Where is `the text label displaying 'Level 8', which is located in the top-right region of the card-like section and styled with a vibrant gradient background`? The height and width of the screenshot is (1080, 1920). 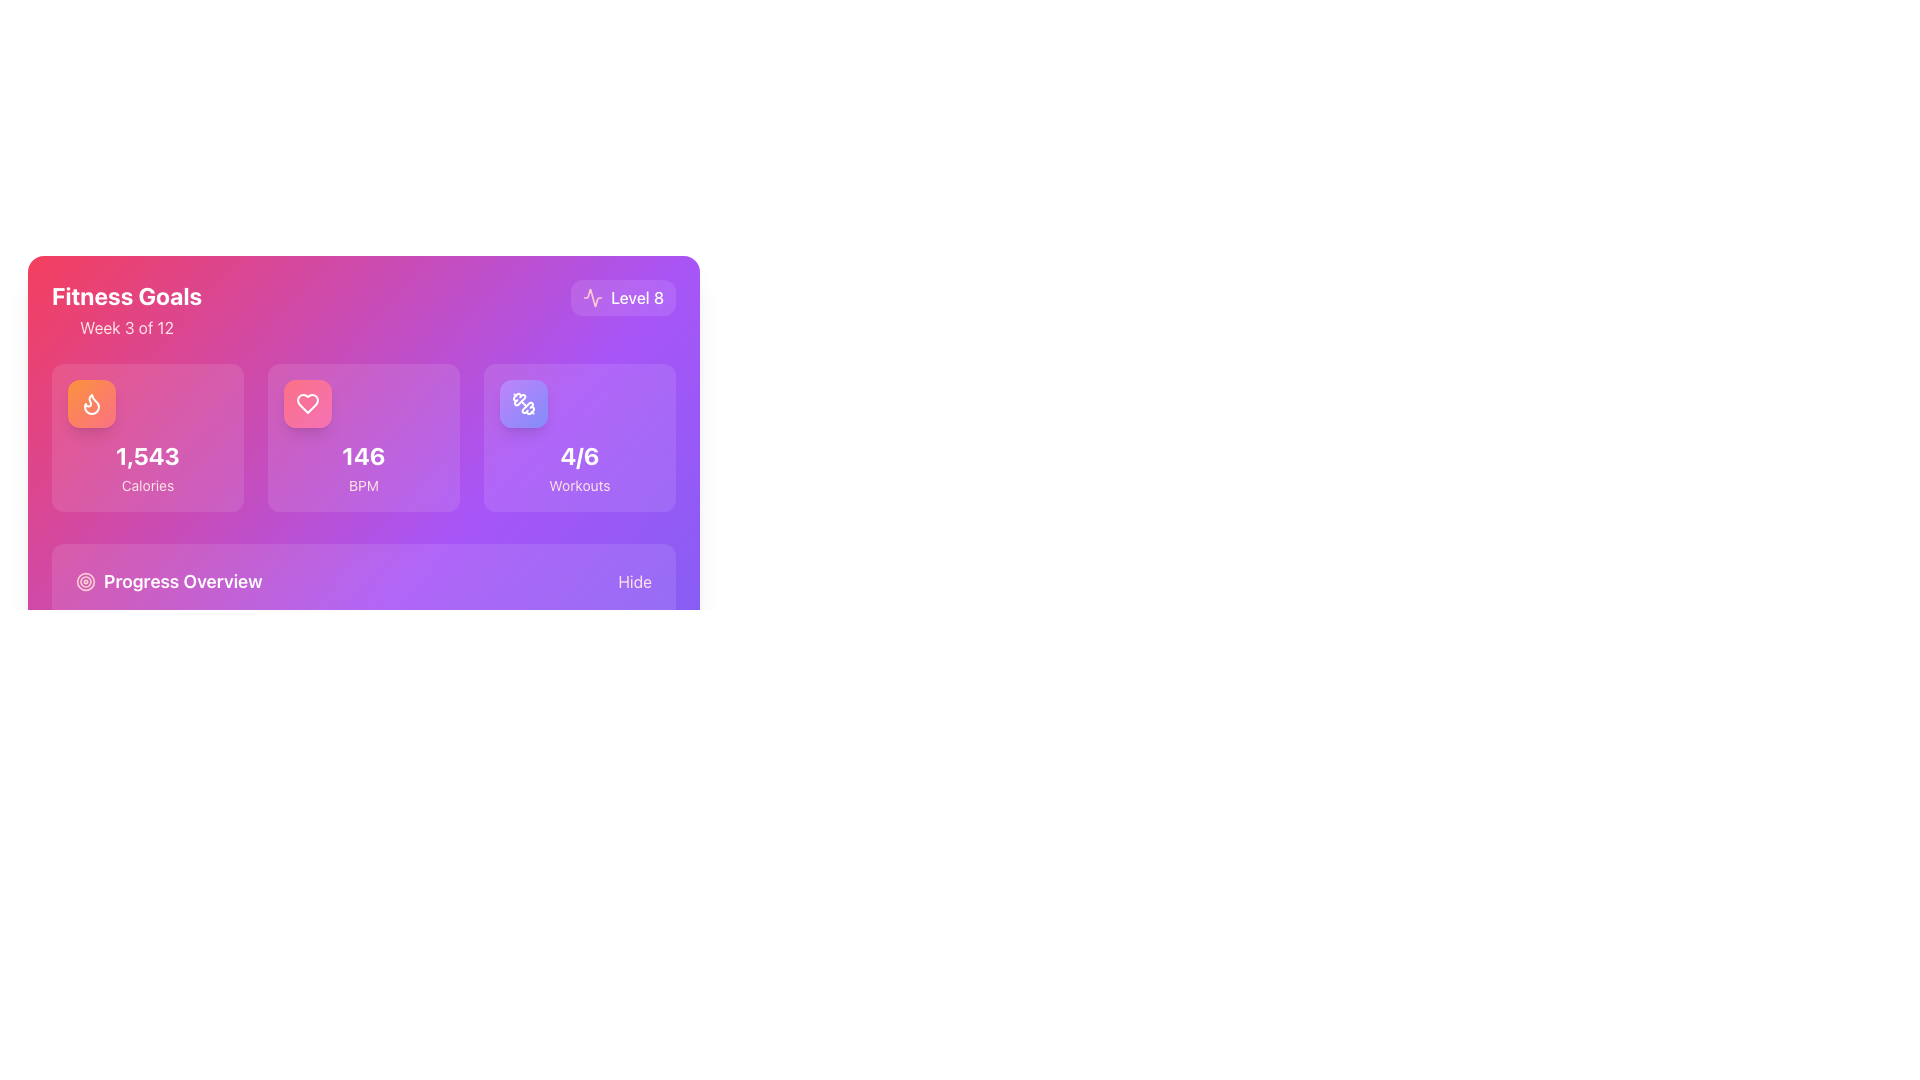
the text label displaying 'Level 8', which is located in the top-right region of the card-like section and styled with a vibrant gradient background is located at coordinates (636, 297).